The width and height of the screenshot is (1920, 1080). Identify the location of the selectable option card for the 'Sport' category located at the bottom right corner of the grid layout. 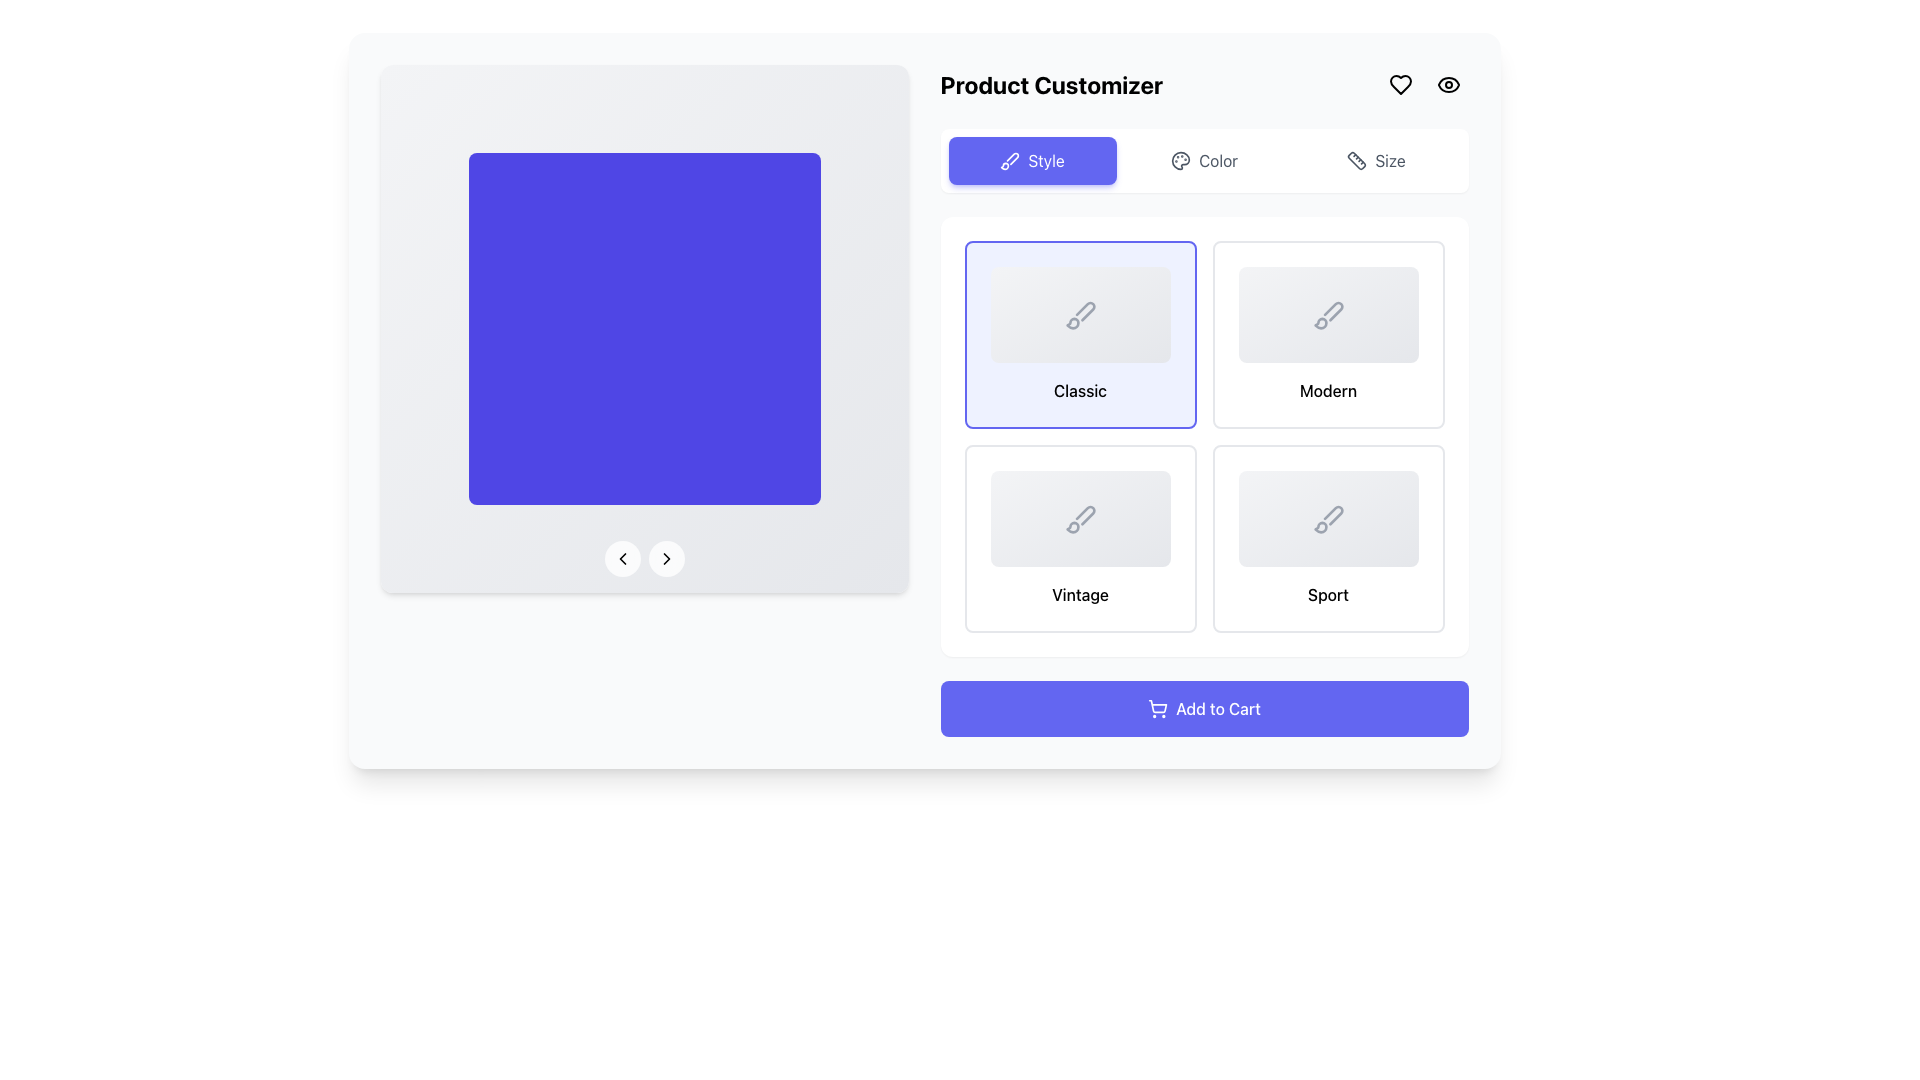
(1328, 538).